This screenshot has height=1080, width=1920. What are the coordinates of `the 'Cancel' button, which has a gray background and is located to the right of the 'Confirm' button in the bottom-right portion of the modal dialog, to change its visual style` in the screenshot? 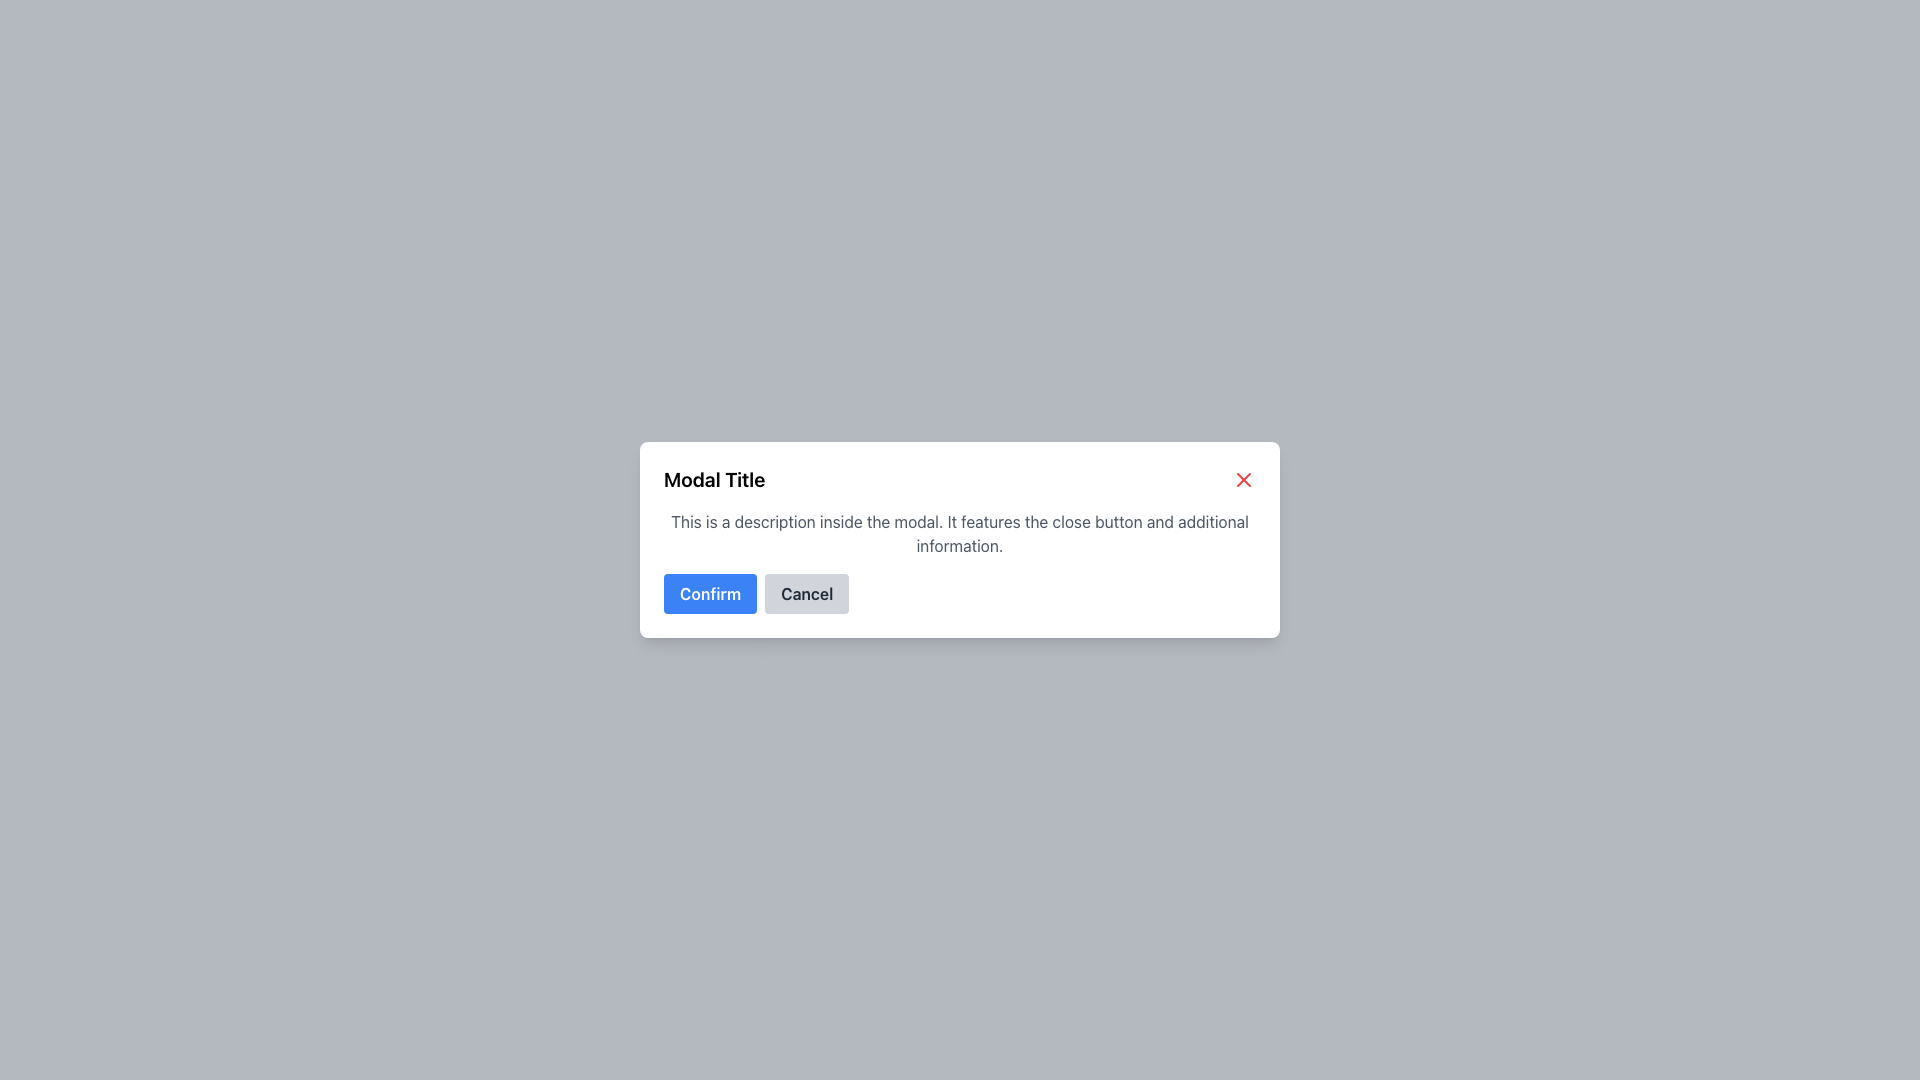 It's located at (807, 593).